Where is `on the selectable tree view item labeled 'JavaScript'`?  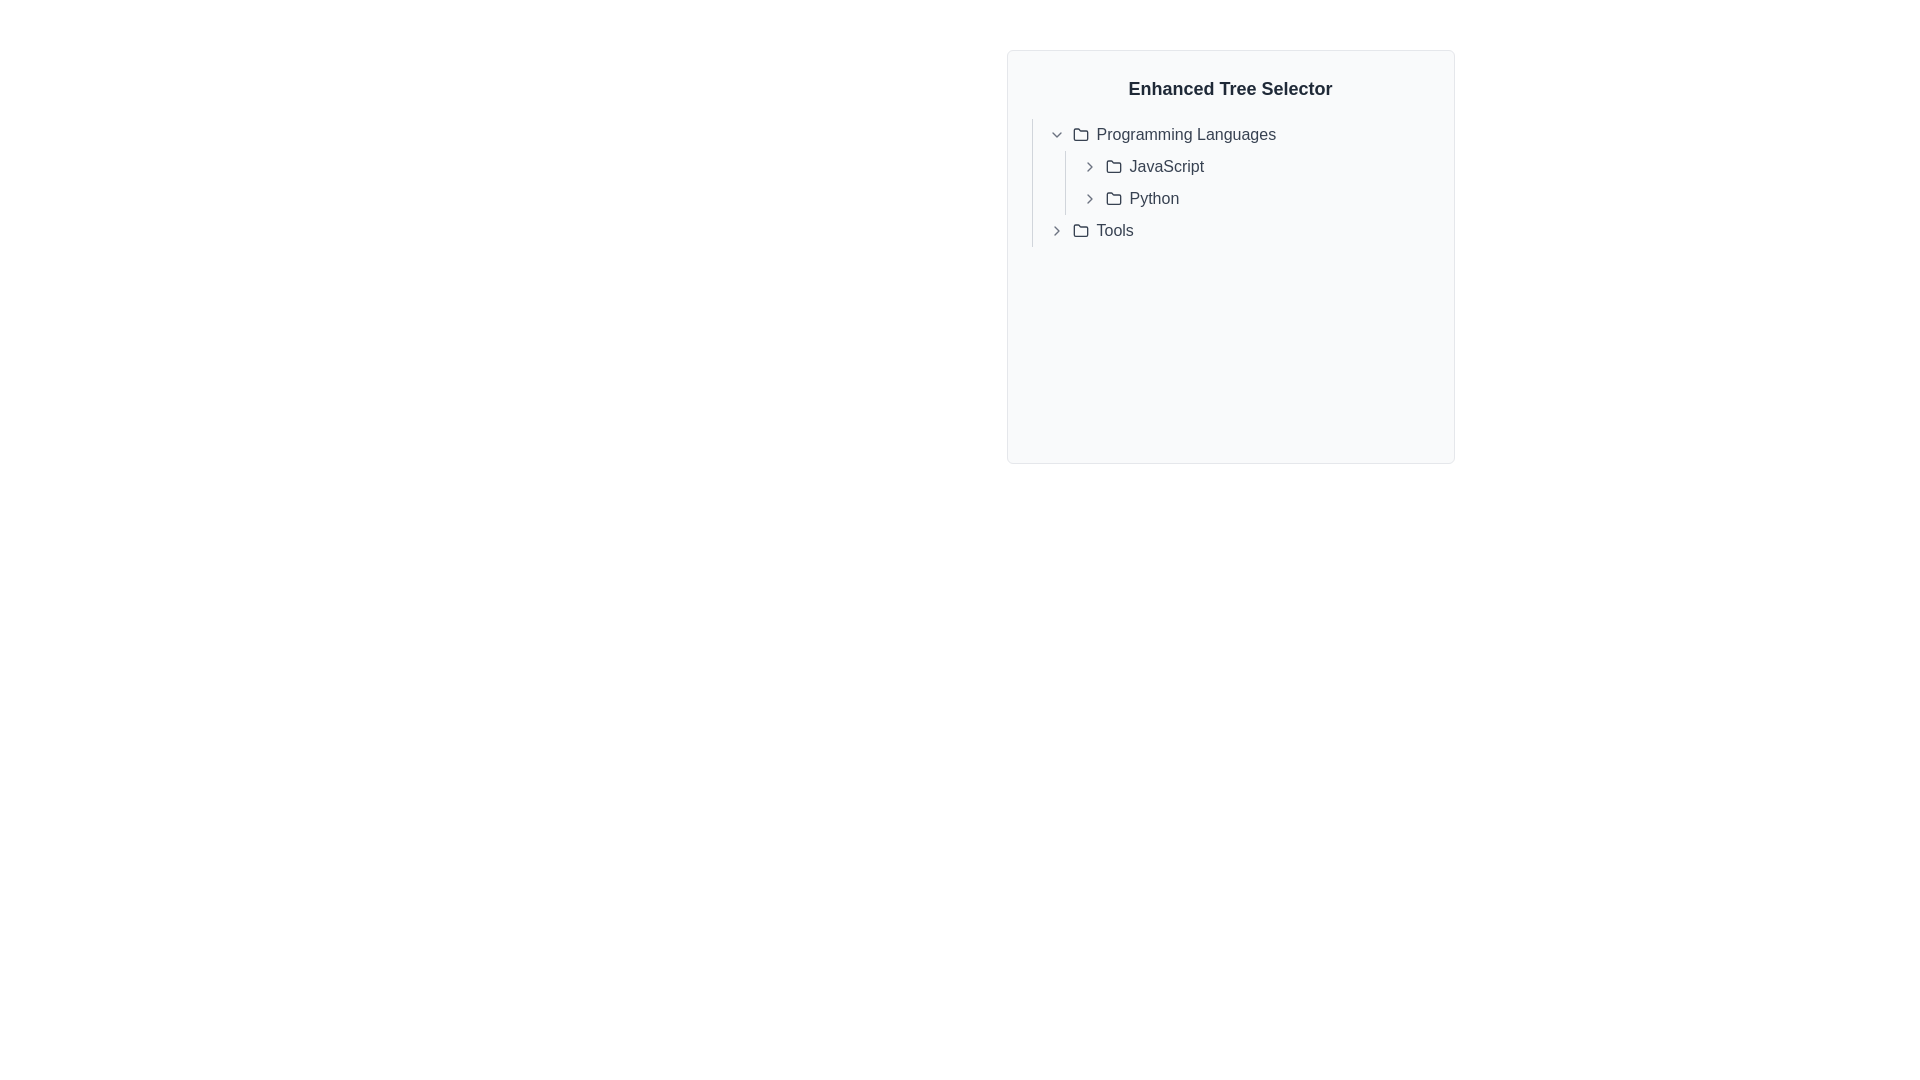 on the selectable tree view item labeled 'JavaScript' is located at coordinates (1254, 165).